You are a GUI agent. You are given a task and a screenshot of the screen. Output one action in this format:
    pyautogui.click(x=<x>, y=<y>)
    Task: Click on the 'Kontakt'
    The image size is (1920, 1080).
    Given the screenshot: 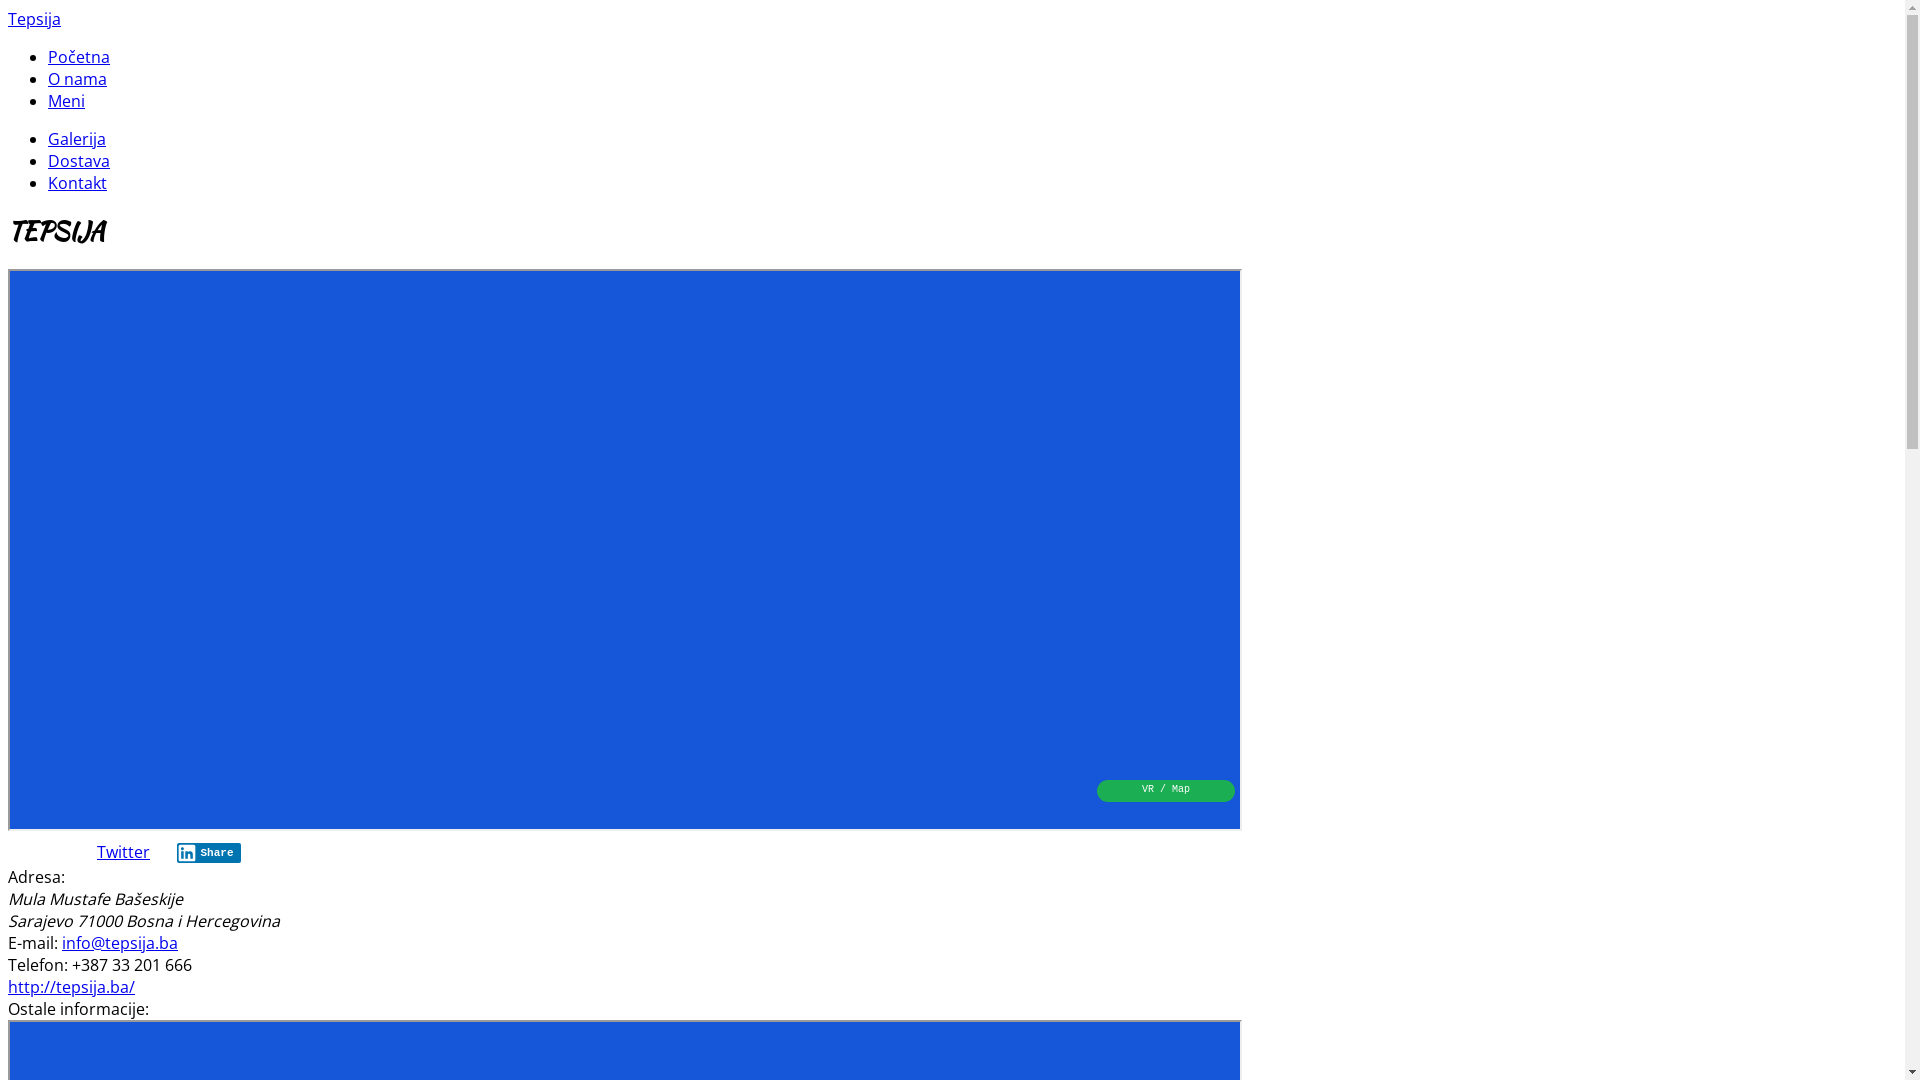 What is the action you would take?
    pyautogui.click(x=77, y=182)
    